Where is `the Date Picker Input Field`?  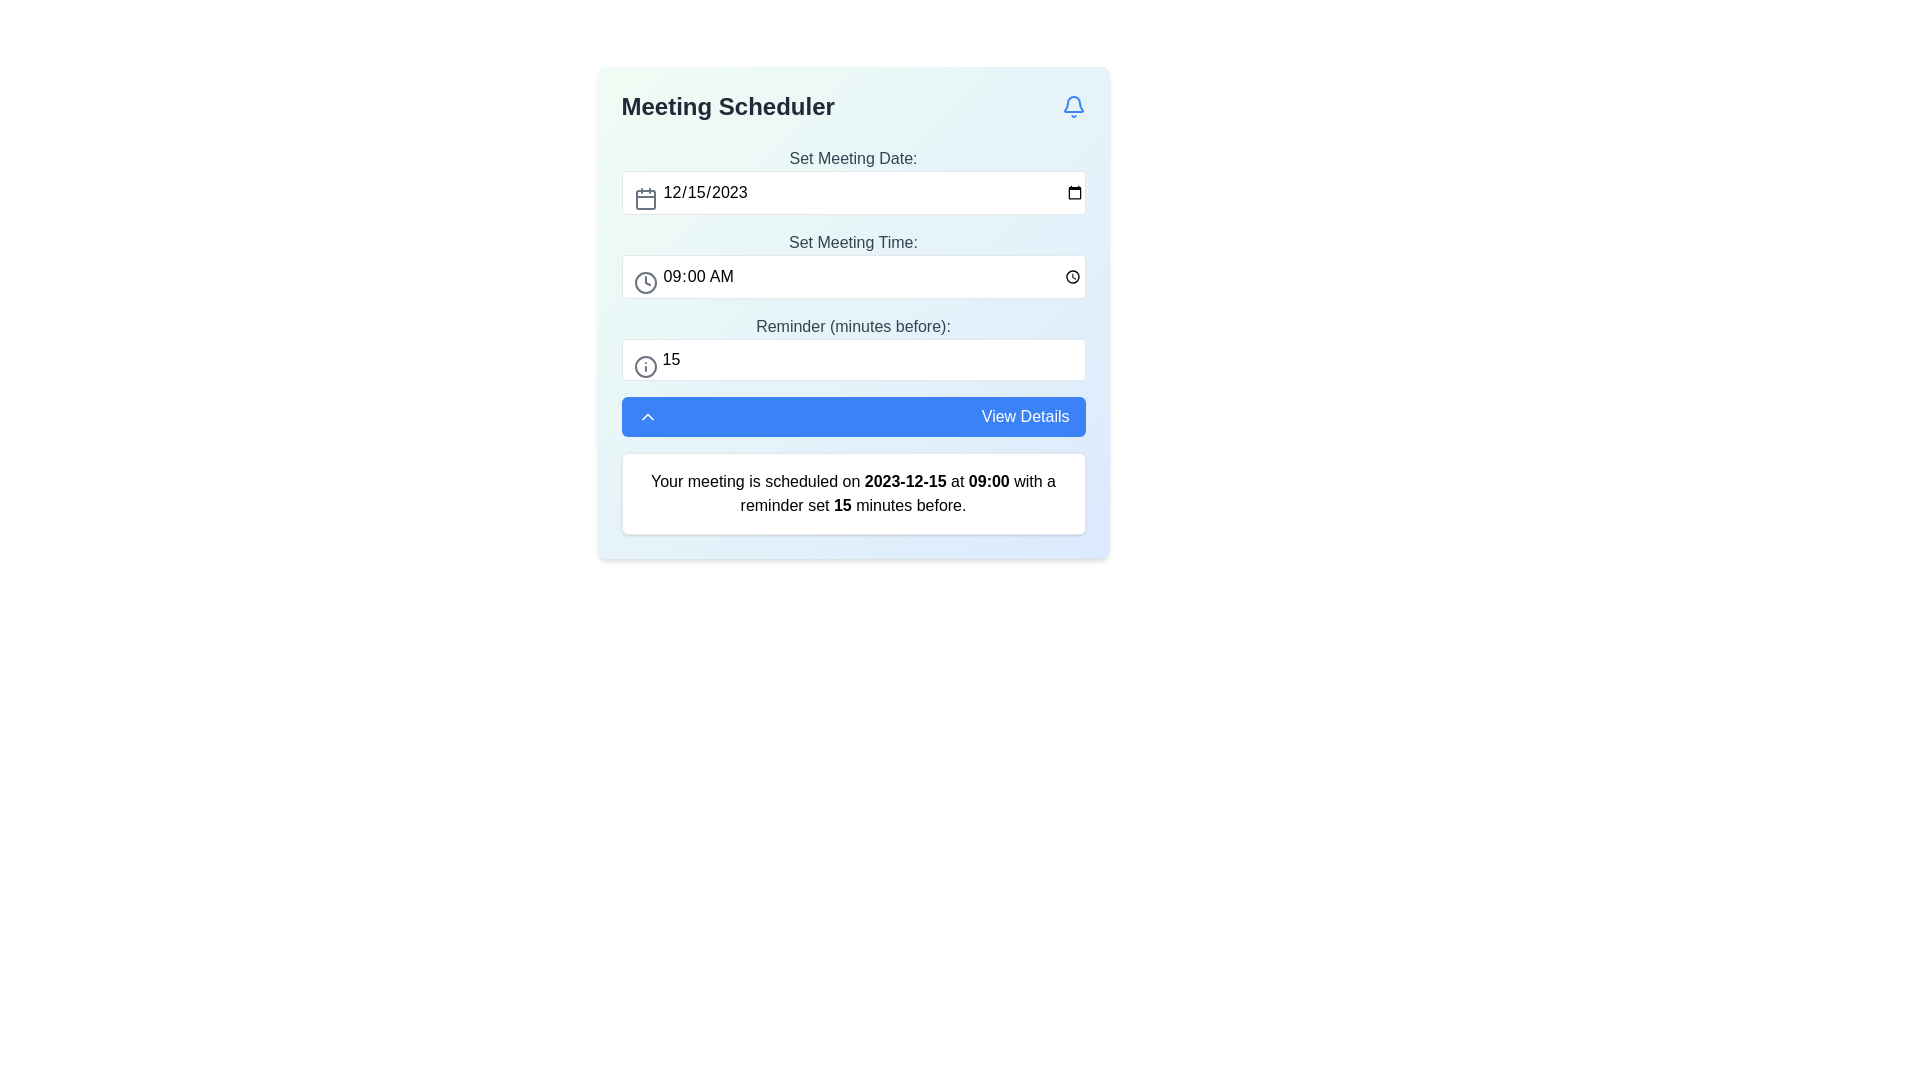
the Date Picker Input Field is located at coordinates (853, 181).